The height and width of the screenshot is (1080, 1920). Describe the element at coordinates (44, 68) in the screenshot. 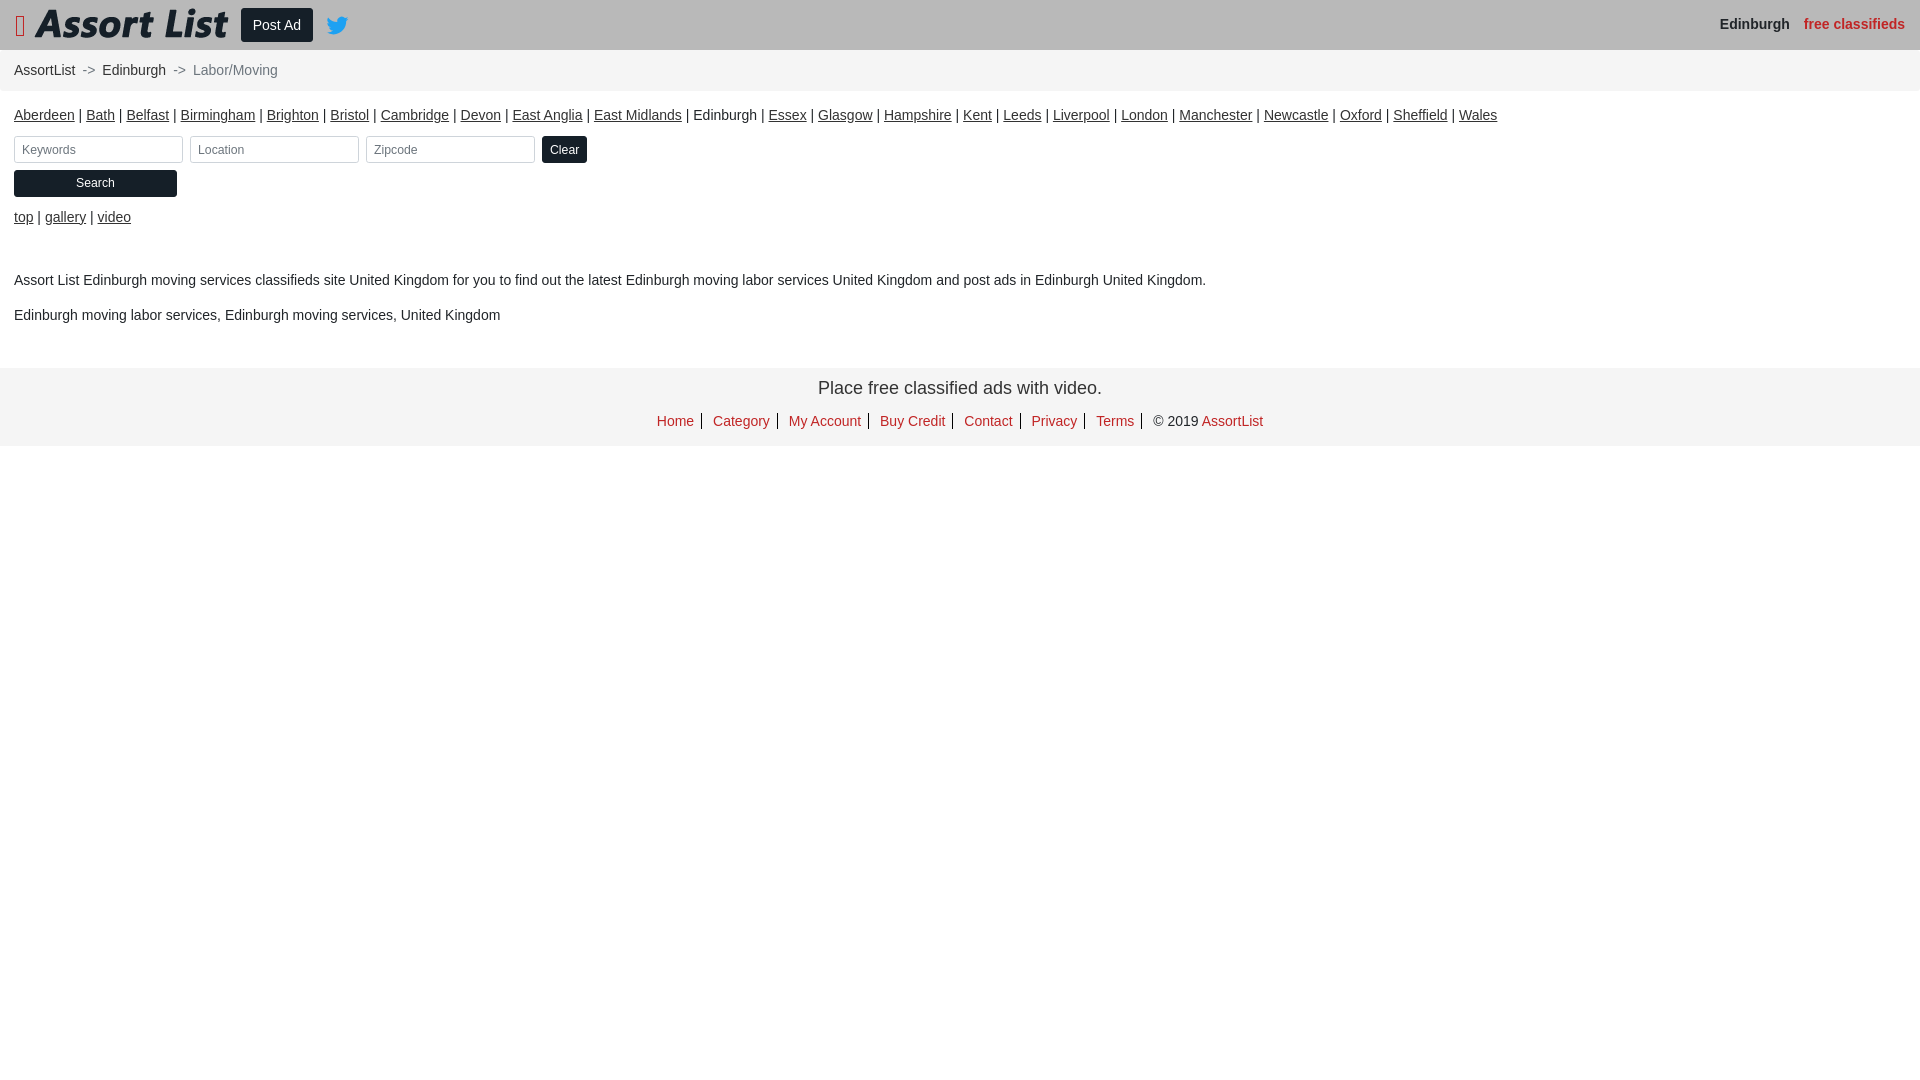

I see `'AssortList'` at that location.